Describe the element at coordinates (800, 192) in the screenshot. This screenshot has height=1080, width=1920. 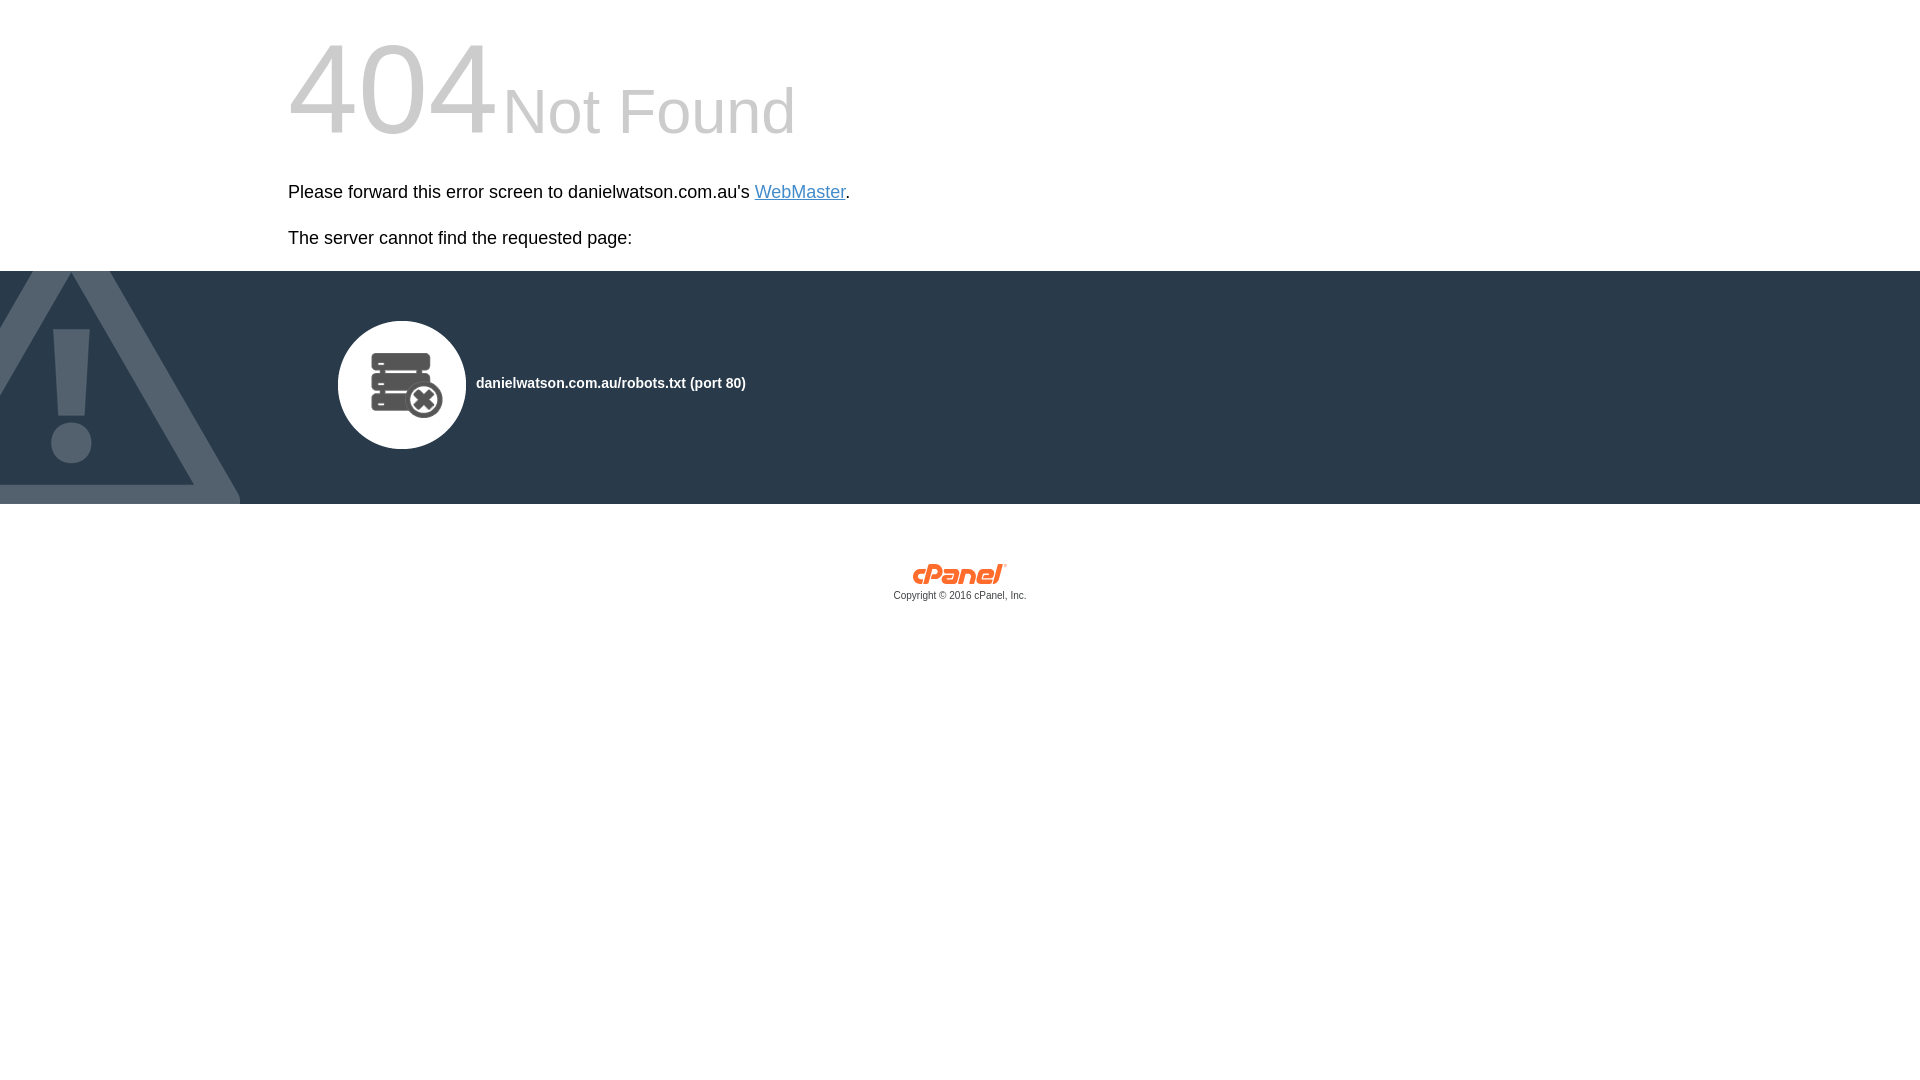
I see `'WebMaster'` at that location.